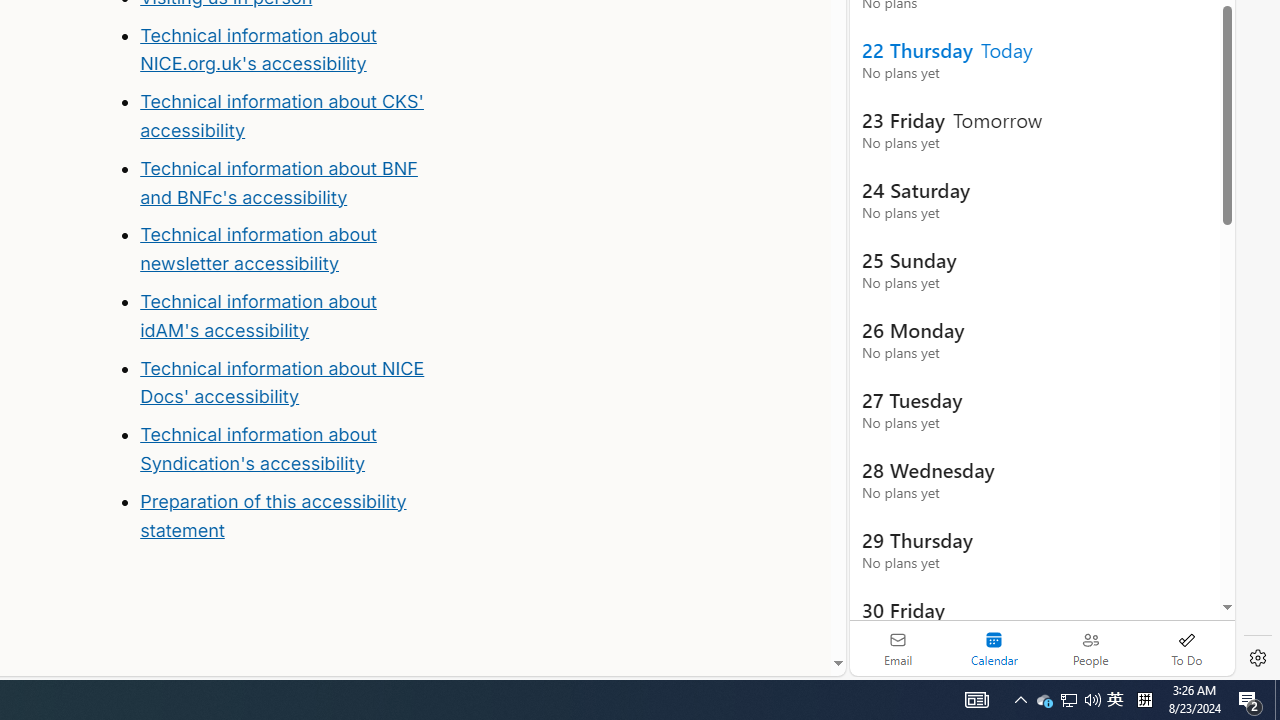 The image size is (1280, 720). Describe the element at coordinates (897, 648) in the screenshot. I see `'Email'` at that location.